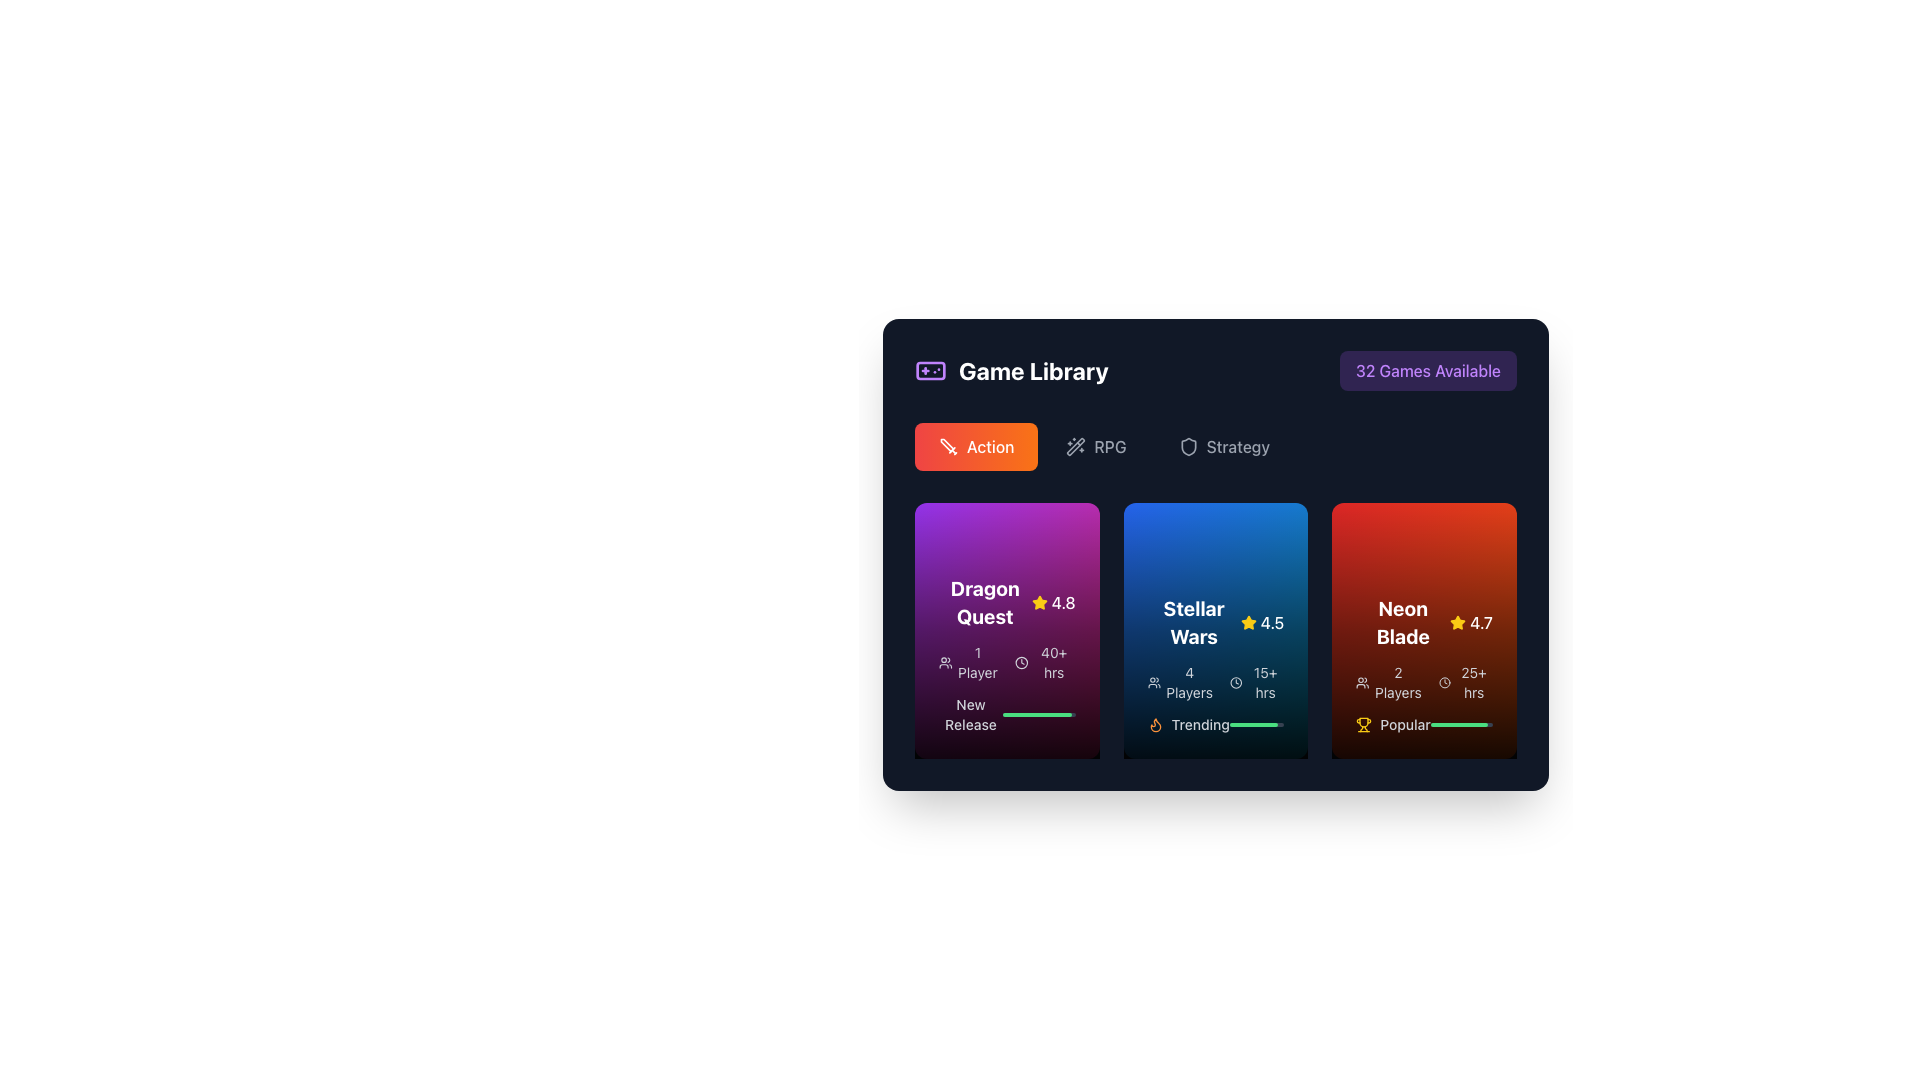 Image resolution: width=1920 pixels, height=1080 pixels. I want to click on the 'Strategy' text label, so click(1237, 446).